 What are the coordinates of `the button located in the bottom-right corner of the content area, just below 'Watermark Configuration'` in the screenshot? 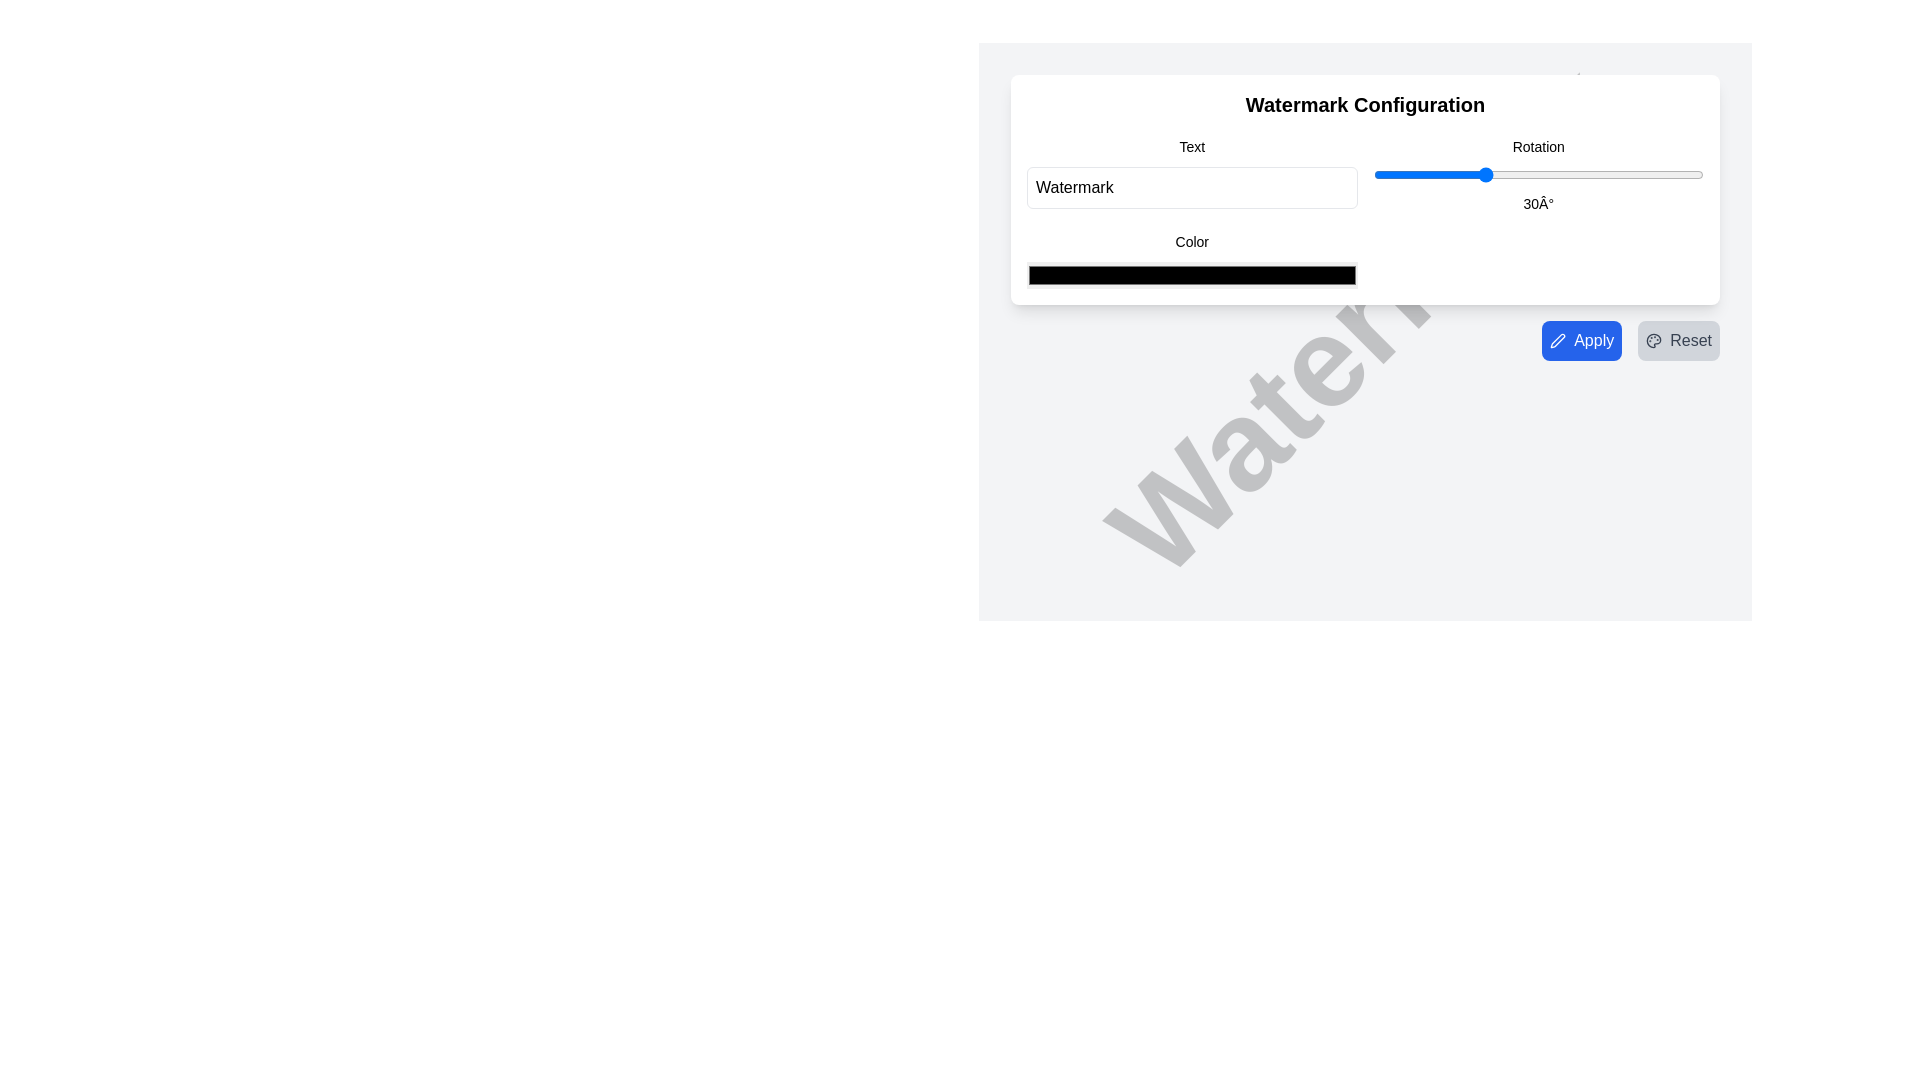 It's located at (1581, 339).